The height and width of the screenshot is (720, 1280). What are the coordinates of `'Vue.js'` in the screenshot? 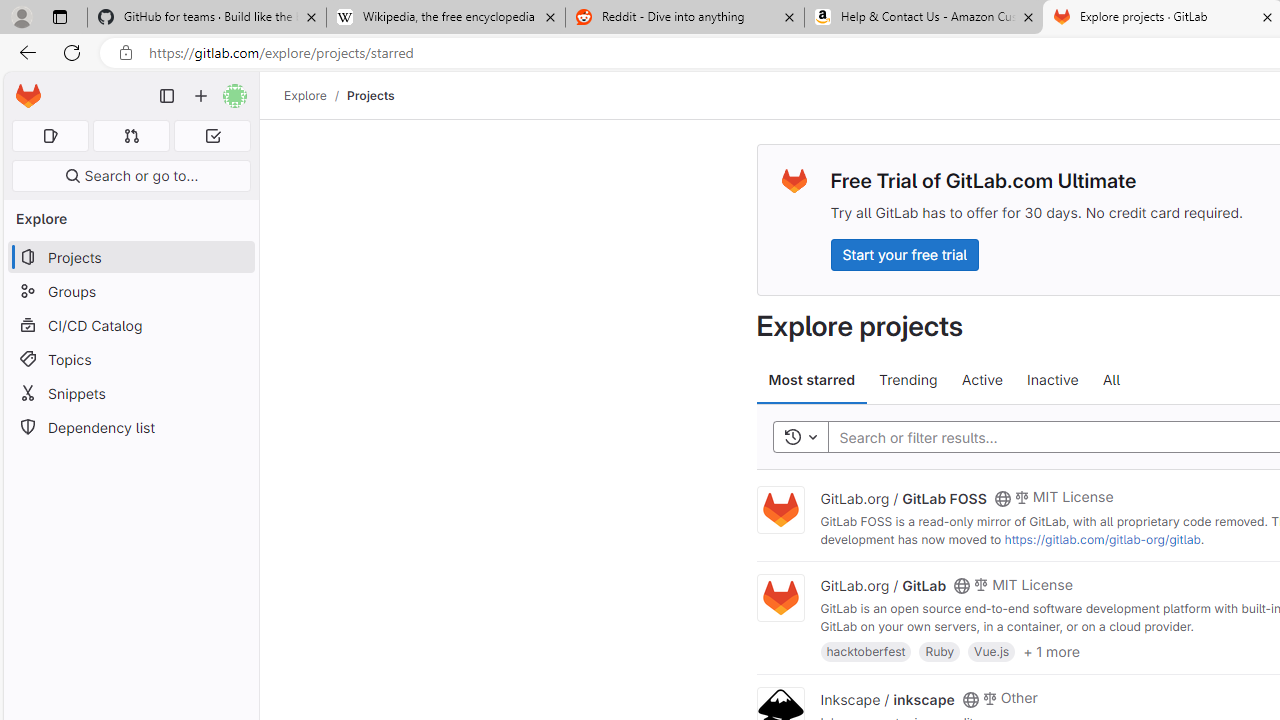 It's located at (992, 651).